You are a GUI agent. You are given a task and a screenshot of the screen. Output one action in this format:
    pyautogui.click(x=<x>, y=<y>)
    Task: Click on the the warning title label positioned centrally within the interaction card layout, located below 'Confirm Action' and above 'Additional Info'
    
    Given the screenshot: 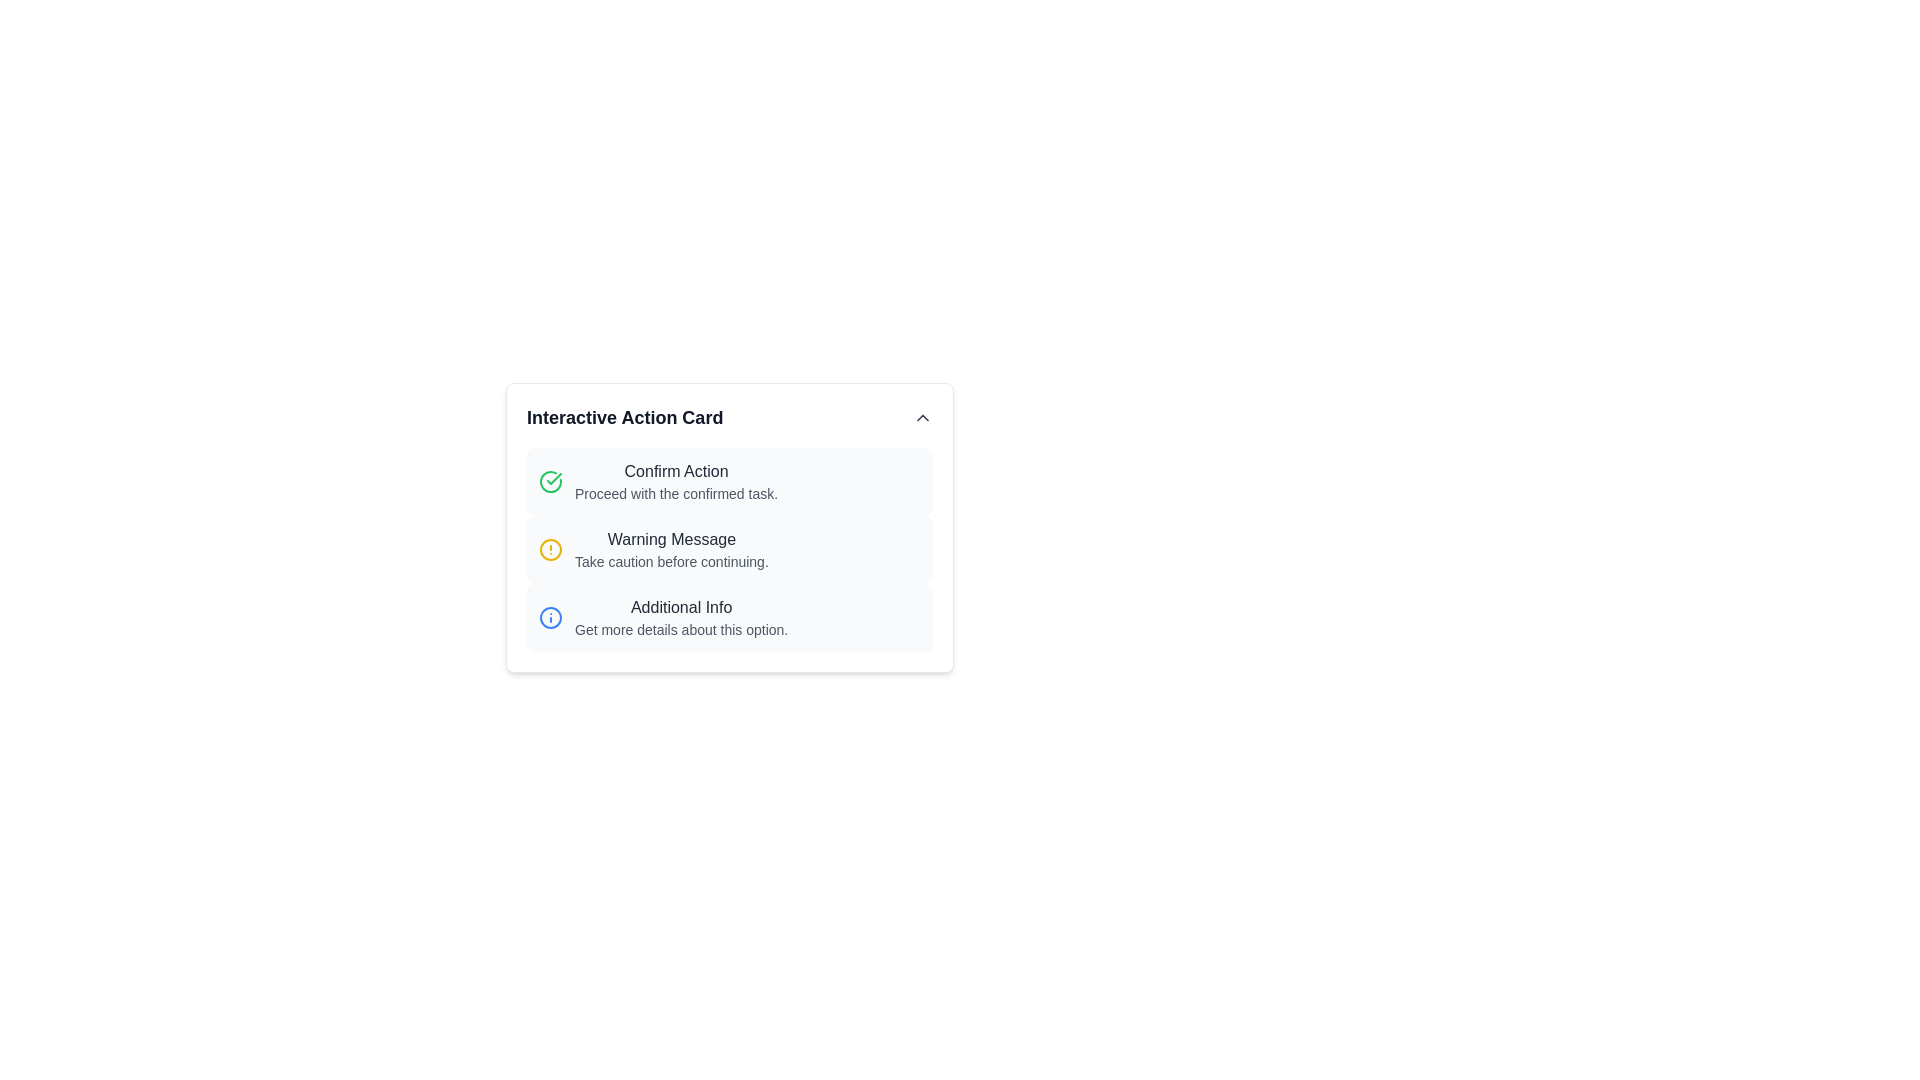 What is the action you would take?
    pyautogui.click(x=672, y=540)
    